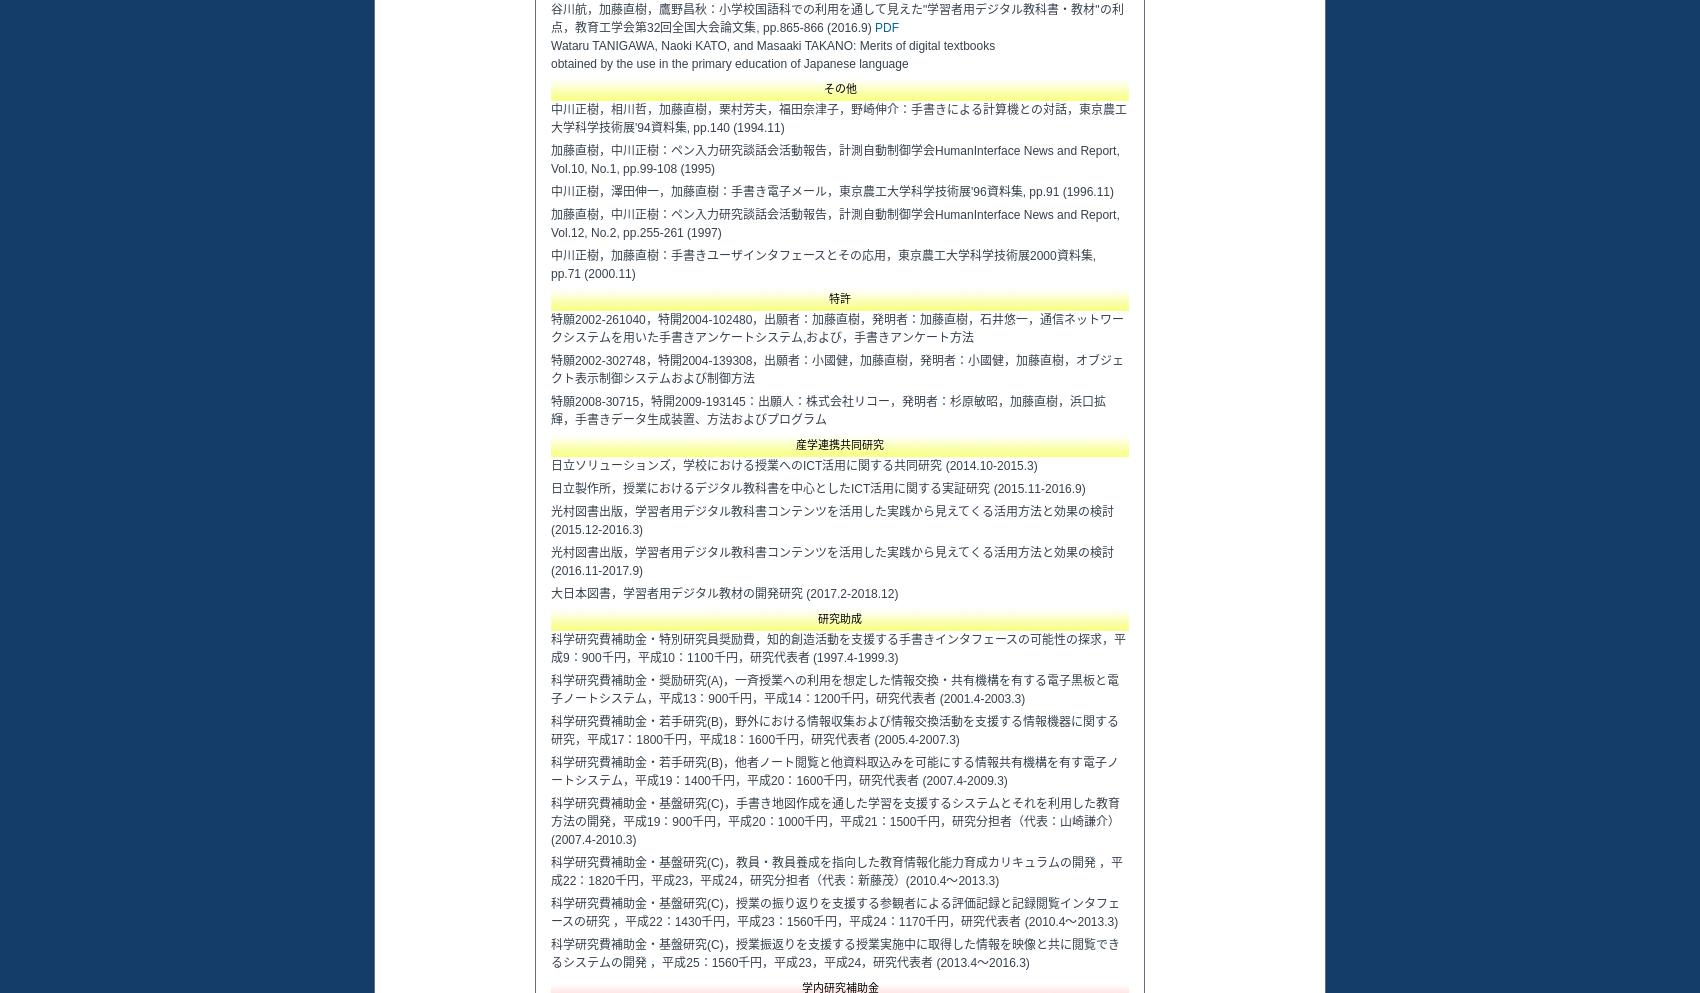  What do you see at coordinates (834, 224) in the screenshot?
I see `'加藤直樹，中川正樹：ペン入力研究談話会活動報告，計測自動制御学会HumanInterface News and Report, Vol.12, No.2, pp.255-261 (1997)'` at bounding box center [834, 224].